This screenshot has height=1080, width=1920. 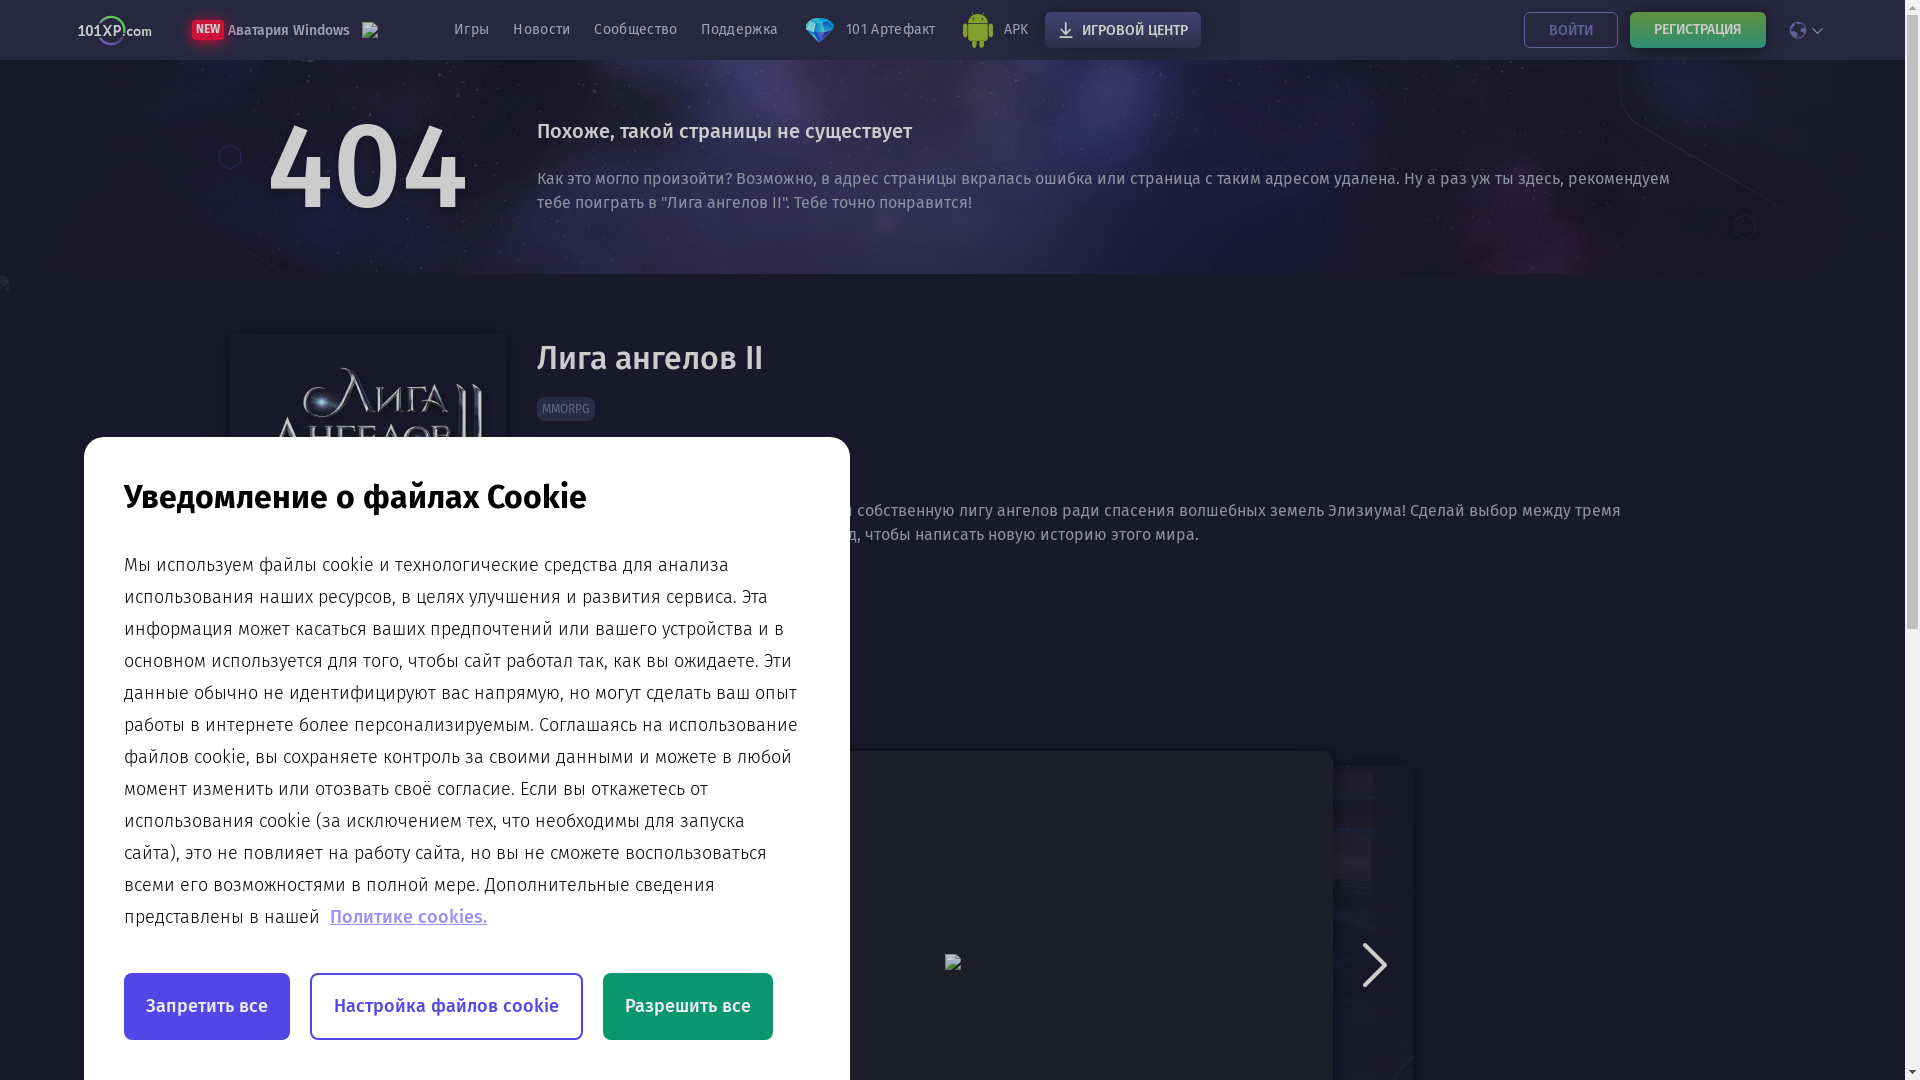 I want to click on 'APK', so click(x=994, y=30).